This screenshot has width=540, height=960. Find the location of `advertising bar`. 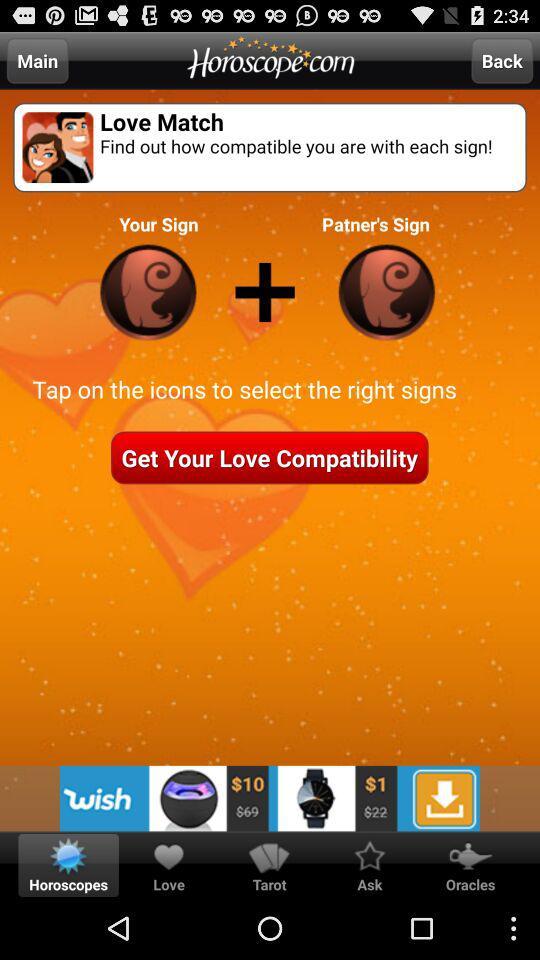

advertising bar is located at coordinates (270, 798).